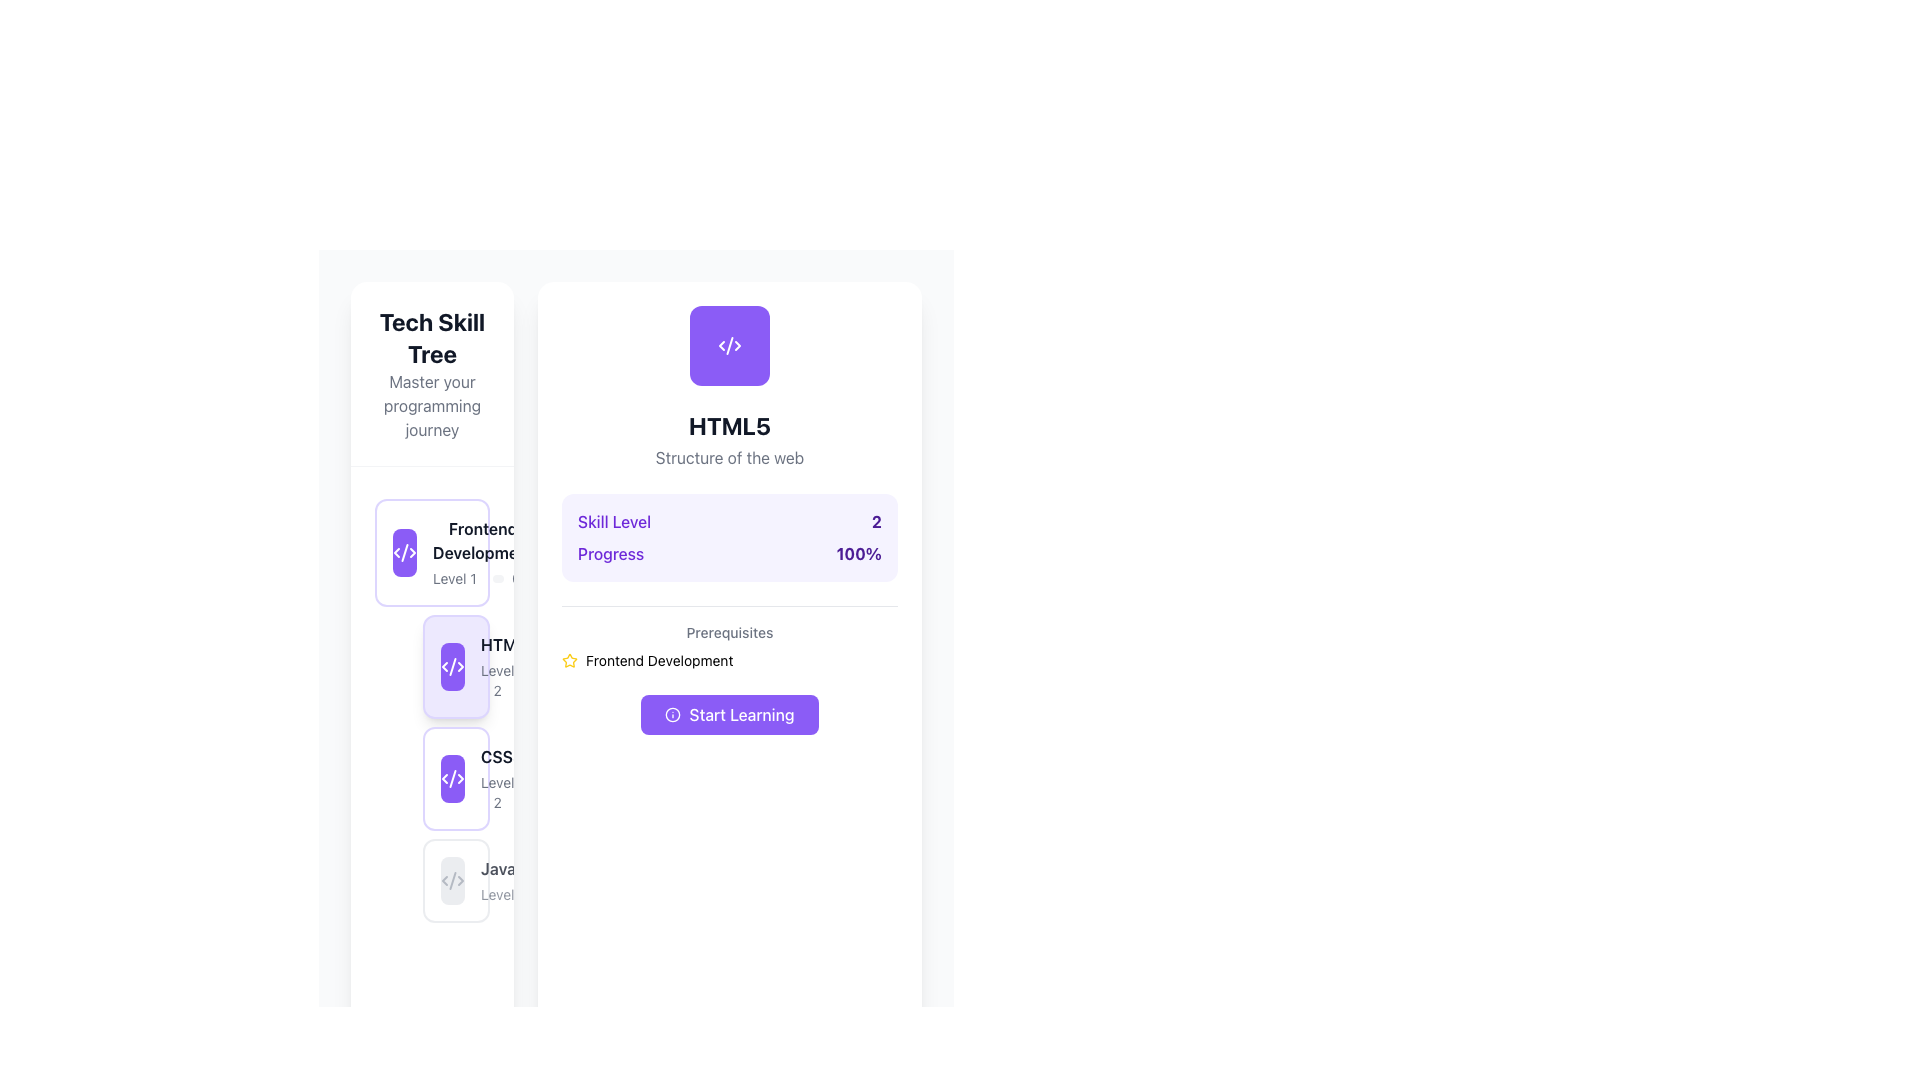  I want to click on the bold violet number '2' that is positioned next to the 'Skill Level' label, so click(877, 520).